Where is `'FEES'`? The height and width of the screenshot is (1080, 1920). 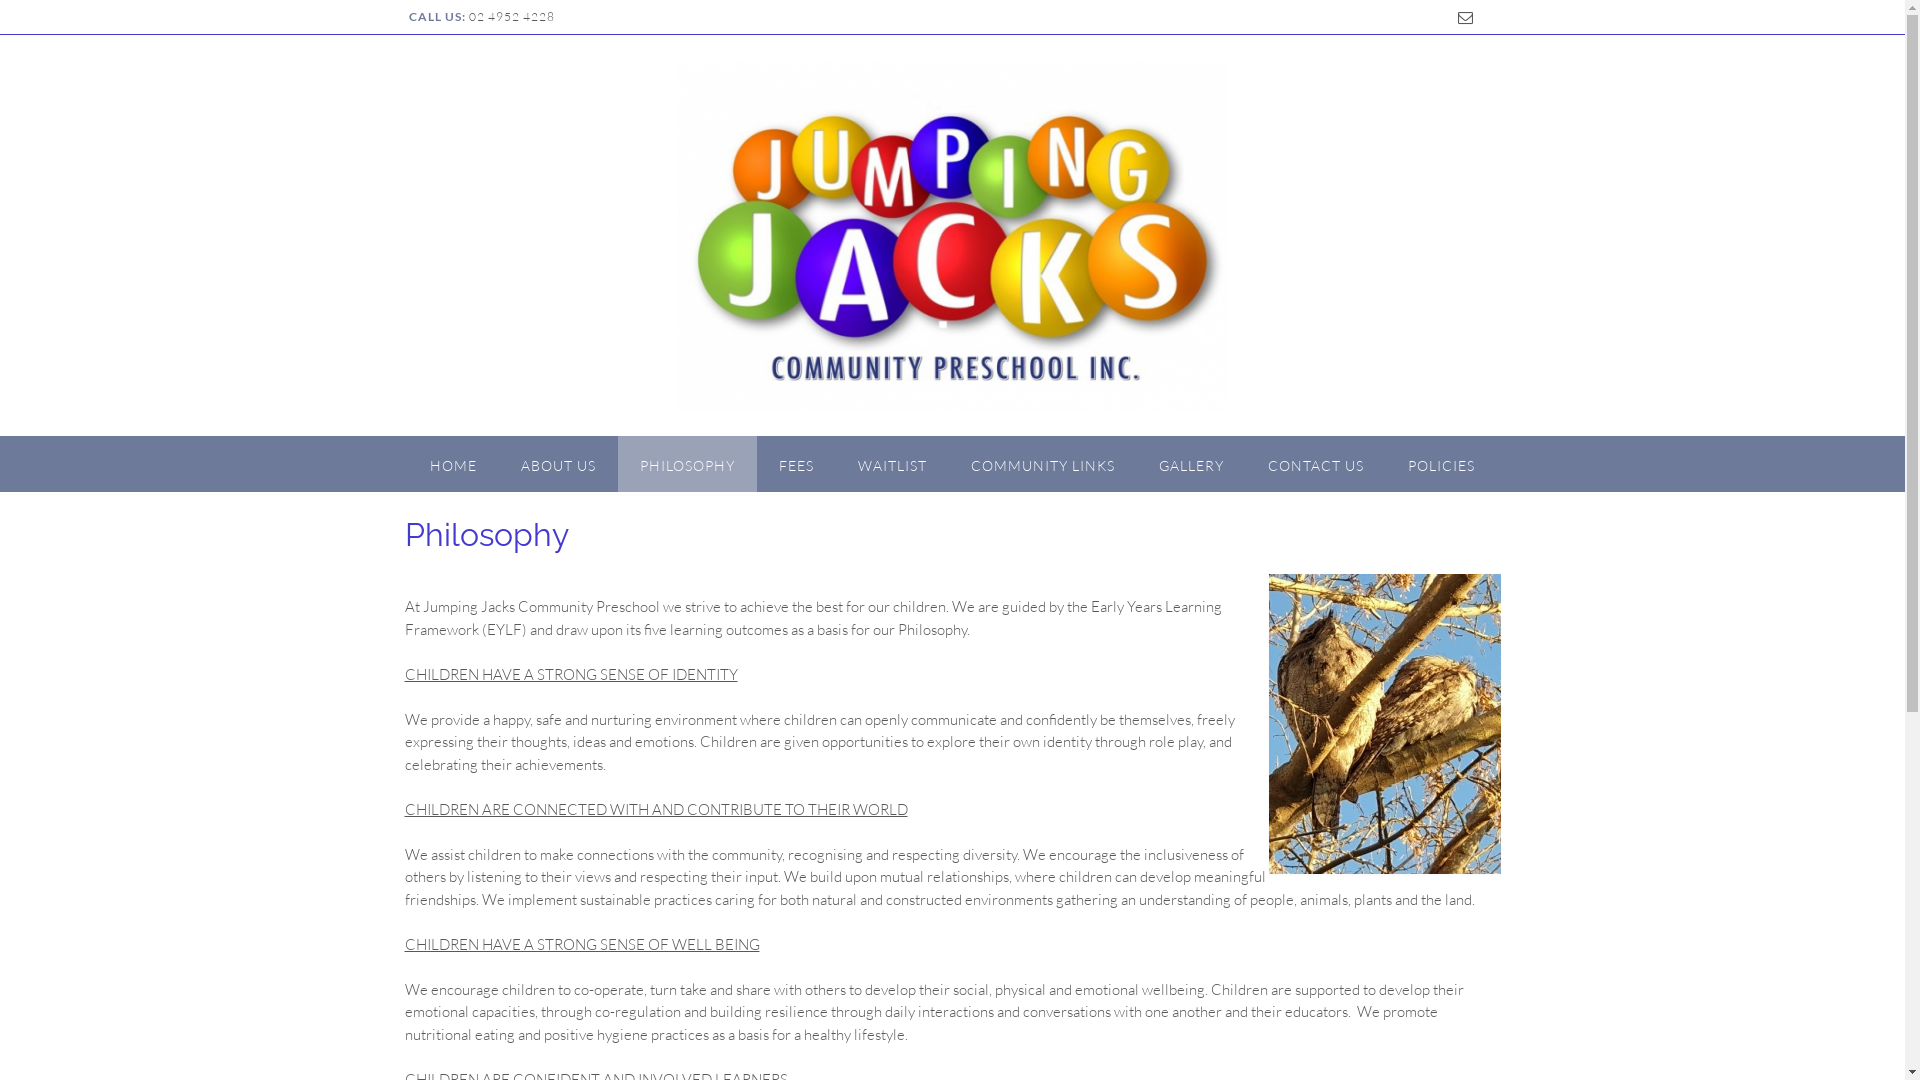 'FEES' is located at coordinates (756, 463).